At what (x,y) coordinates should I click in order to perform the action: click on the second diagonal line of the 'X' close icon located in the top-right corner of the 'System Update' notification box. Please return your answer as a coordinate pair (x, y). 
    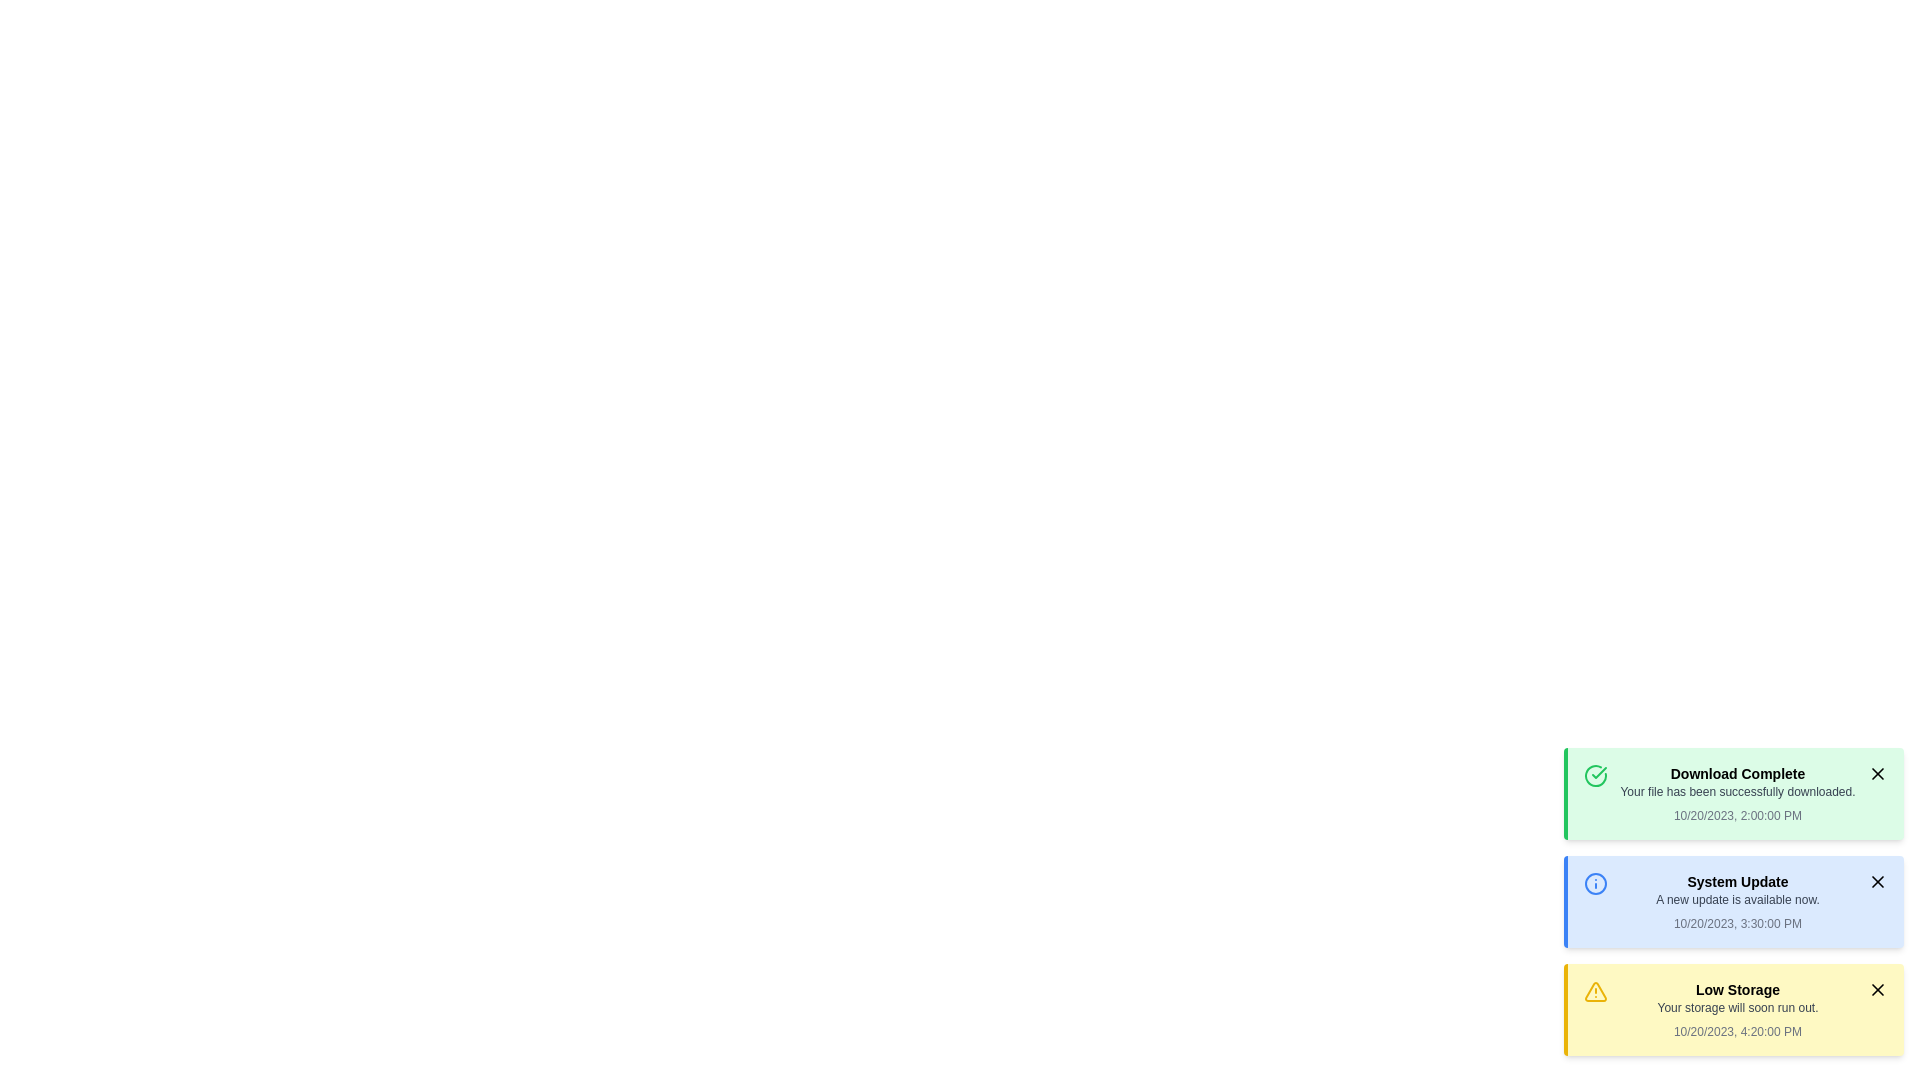
    Looking at the image, I should click on (1876, 881).